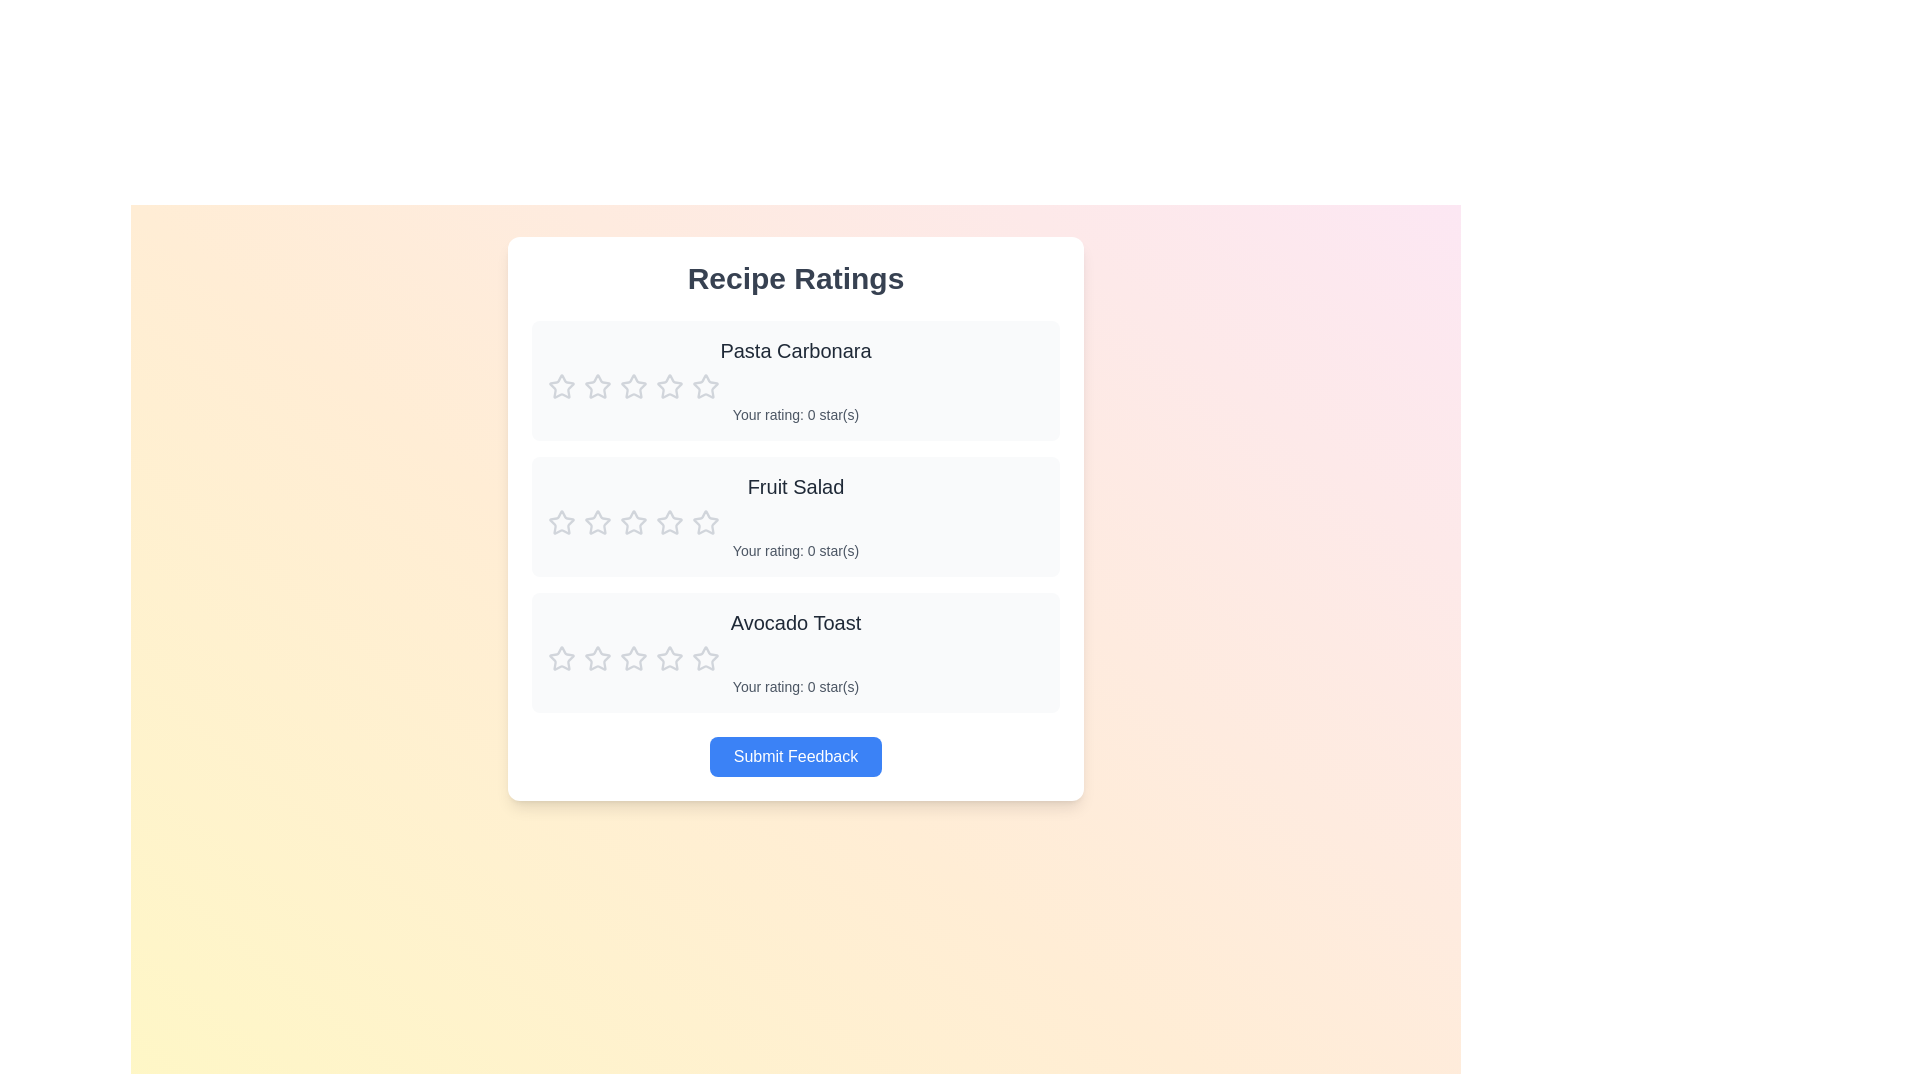 This screenshot has width=1920, height=1080. Describe the element at coordinates (560, 659) in the screenshot. I see `the first star icon in the rating section under the 'Avocado Toast' label to rate 1 star` at that location.